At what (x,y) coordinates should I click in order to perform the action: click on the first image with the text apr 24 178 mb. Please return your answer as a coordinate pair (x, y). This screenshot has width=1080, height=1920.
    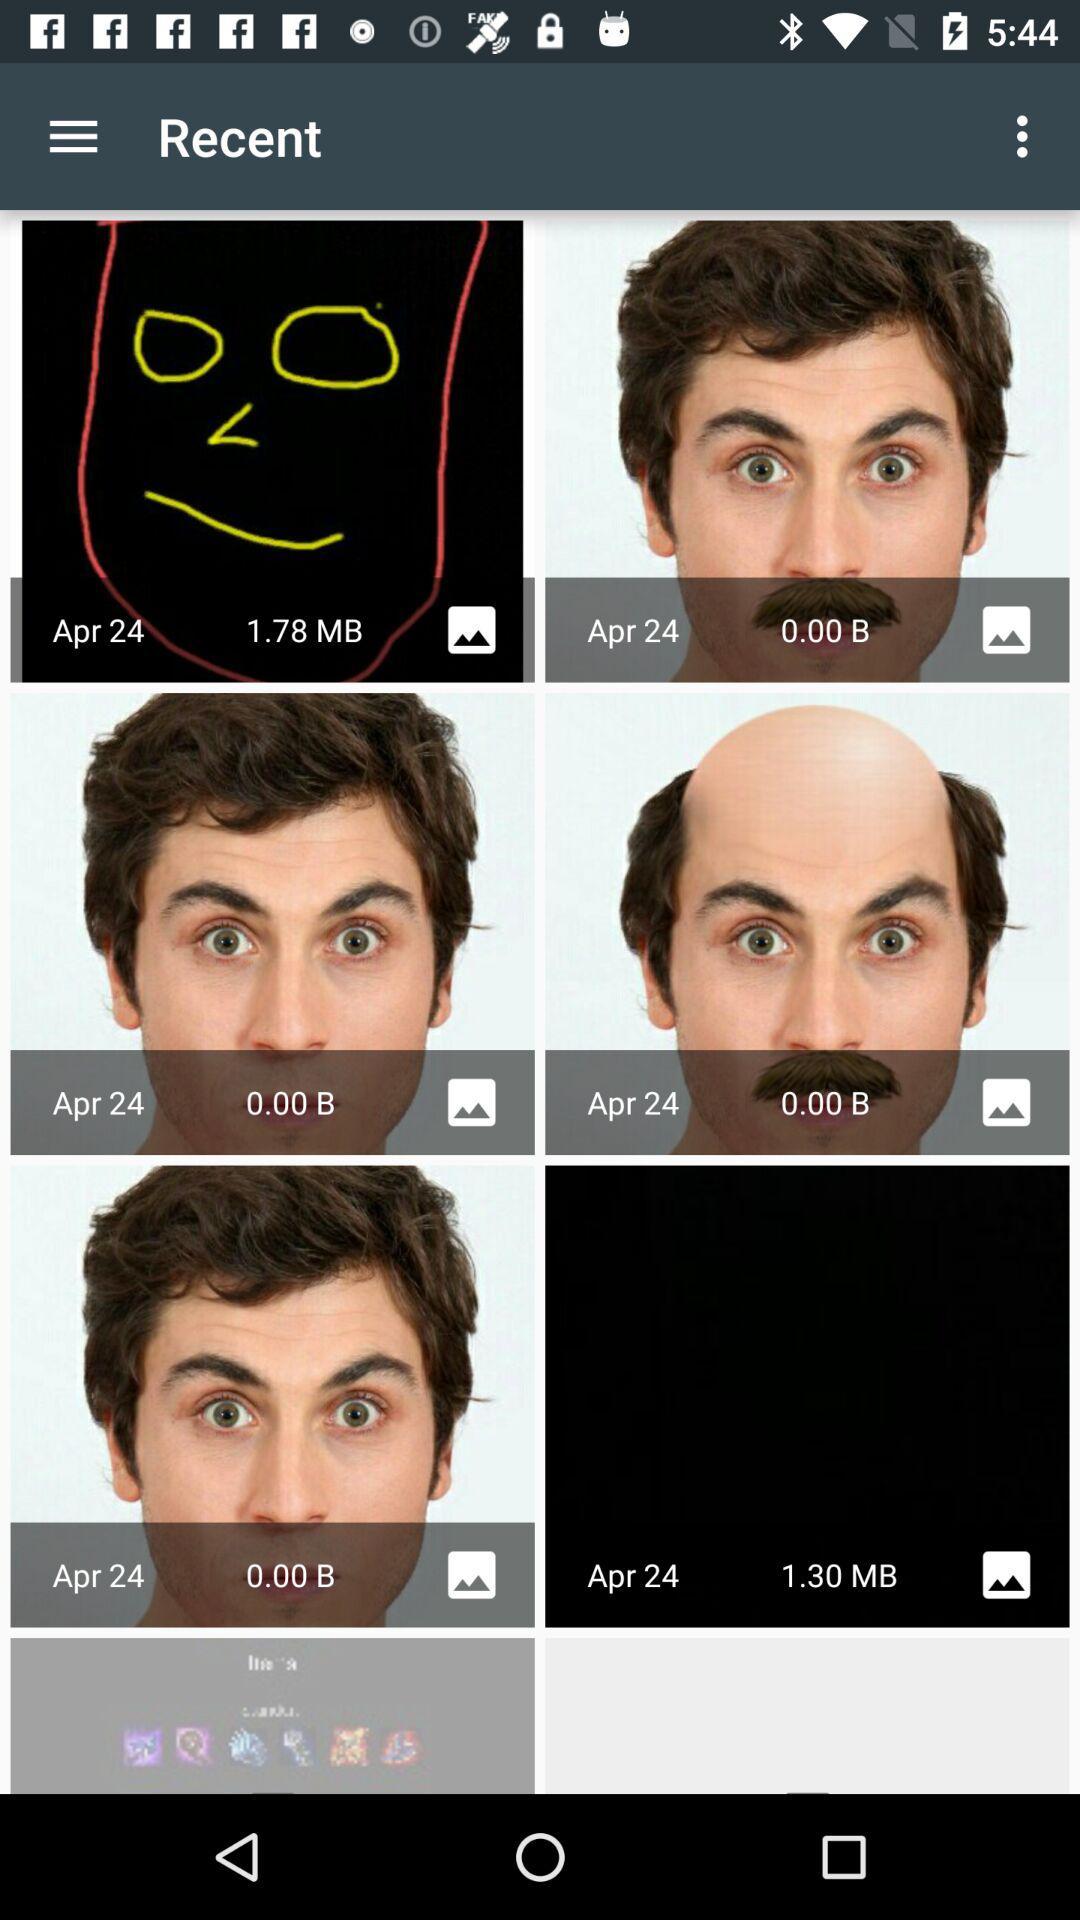
    Looking at the image, I should click on (273, 450).